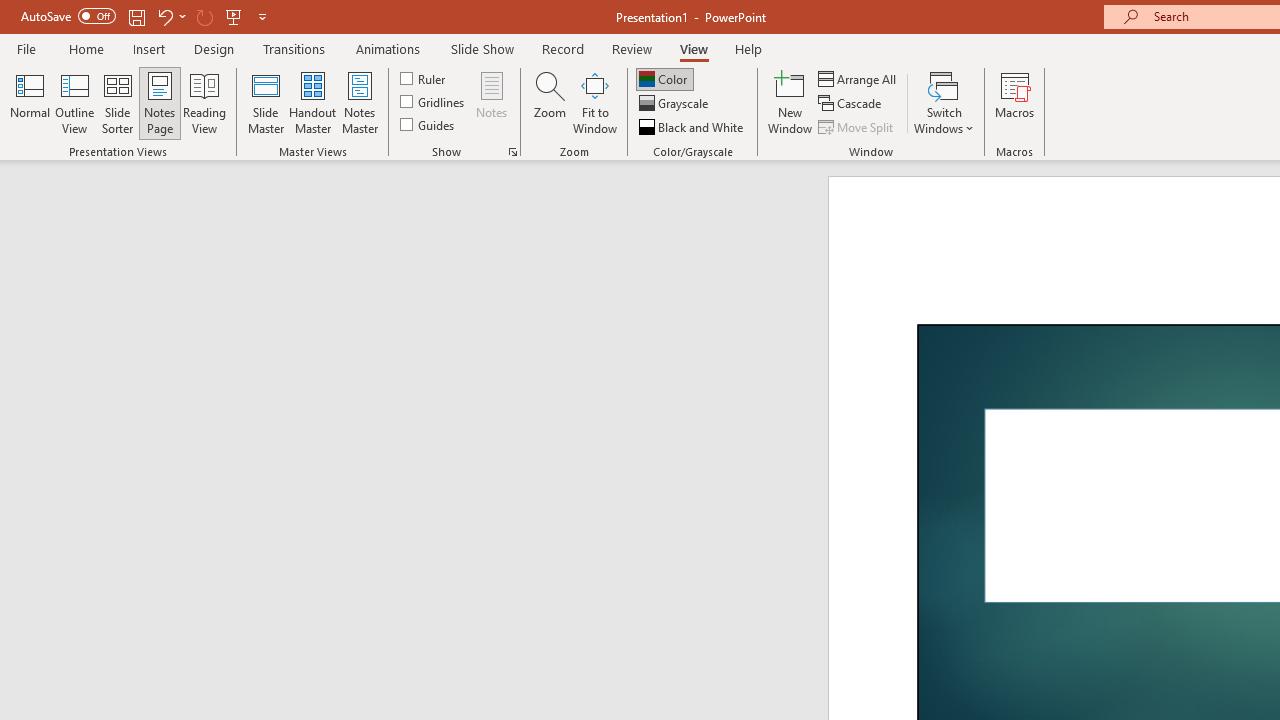 This screenshot has height=720, width=1280. What do you see at coordinates (851, 103) in the screenshot?
I see `'Cascade'` at bounding box center [851, 103].